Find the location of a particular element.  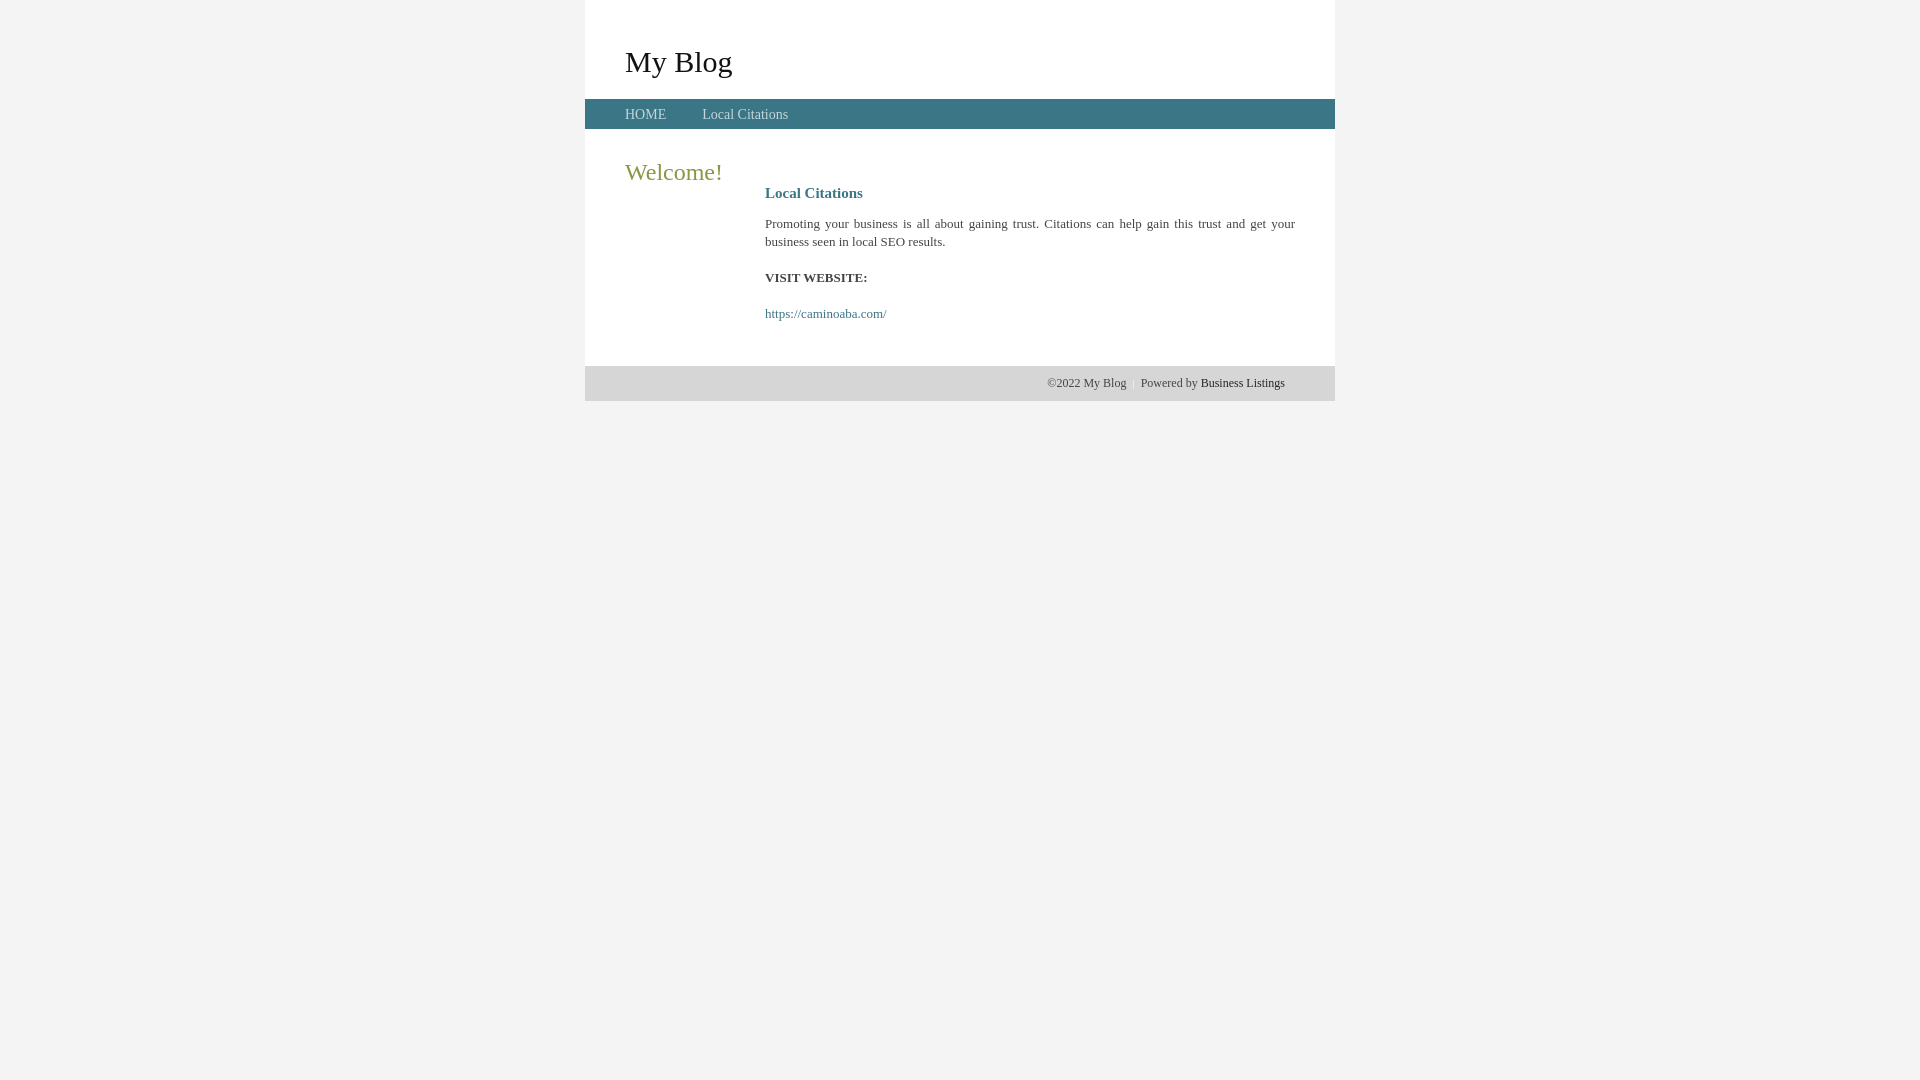

'Business Listings' is located at coordinates (1200, 382).